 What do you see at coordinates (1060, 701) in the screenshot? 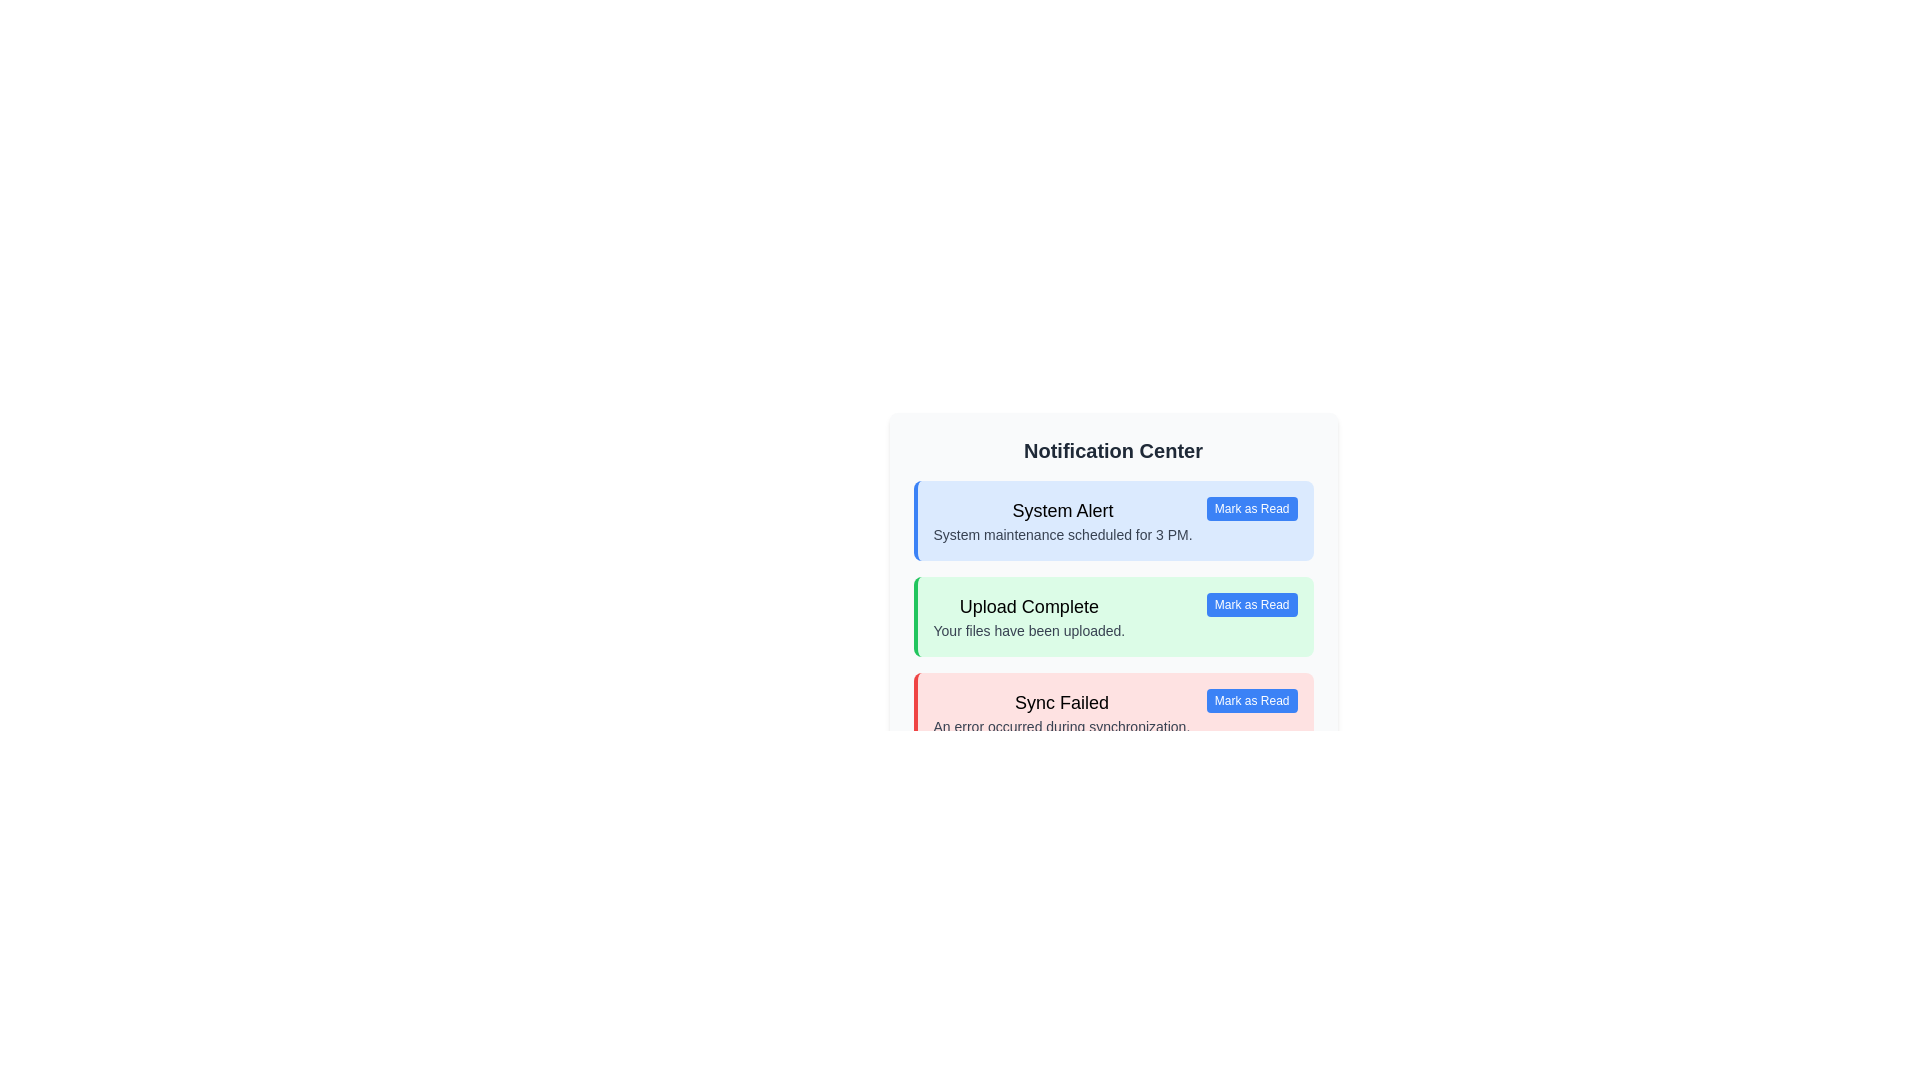
I see `the 'Sync Failed' text label in the third notification card in the Notification Center, which serves as a title for the section` at bounding box center [1060, 701].